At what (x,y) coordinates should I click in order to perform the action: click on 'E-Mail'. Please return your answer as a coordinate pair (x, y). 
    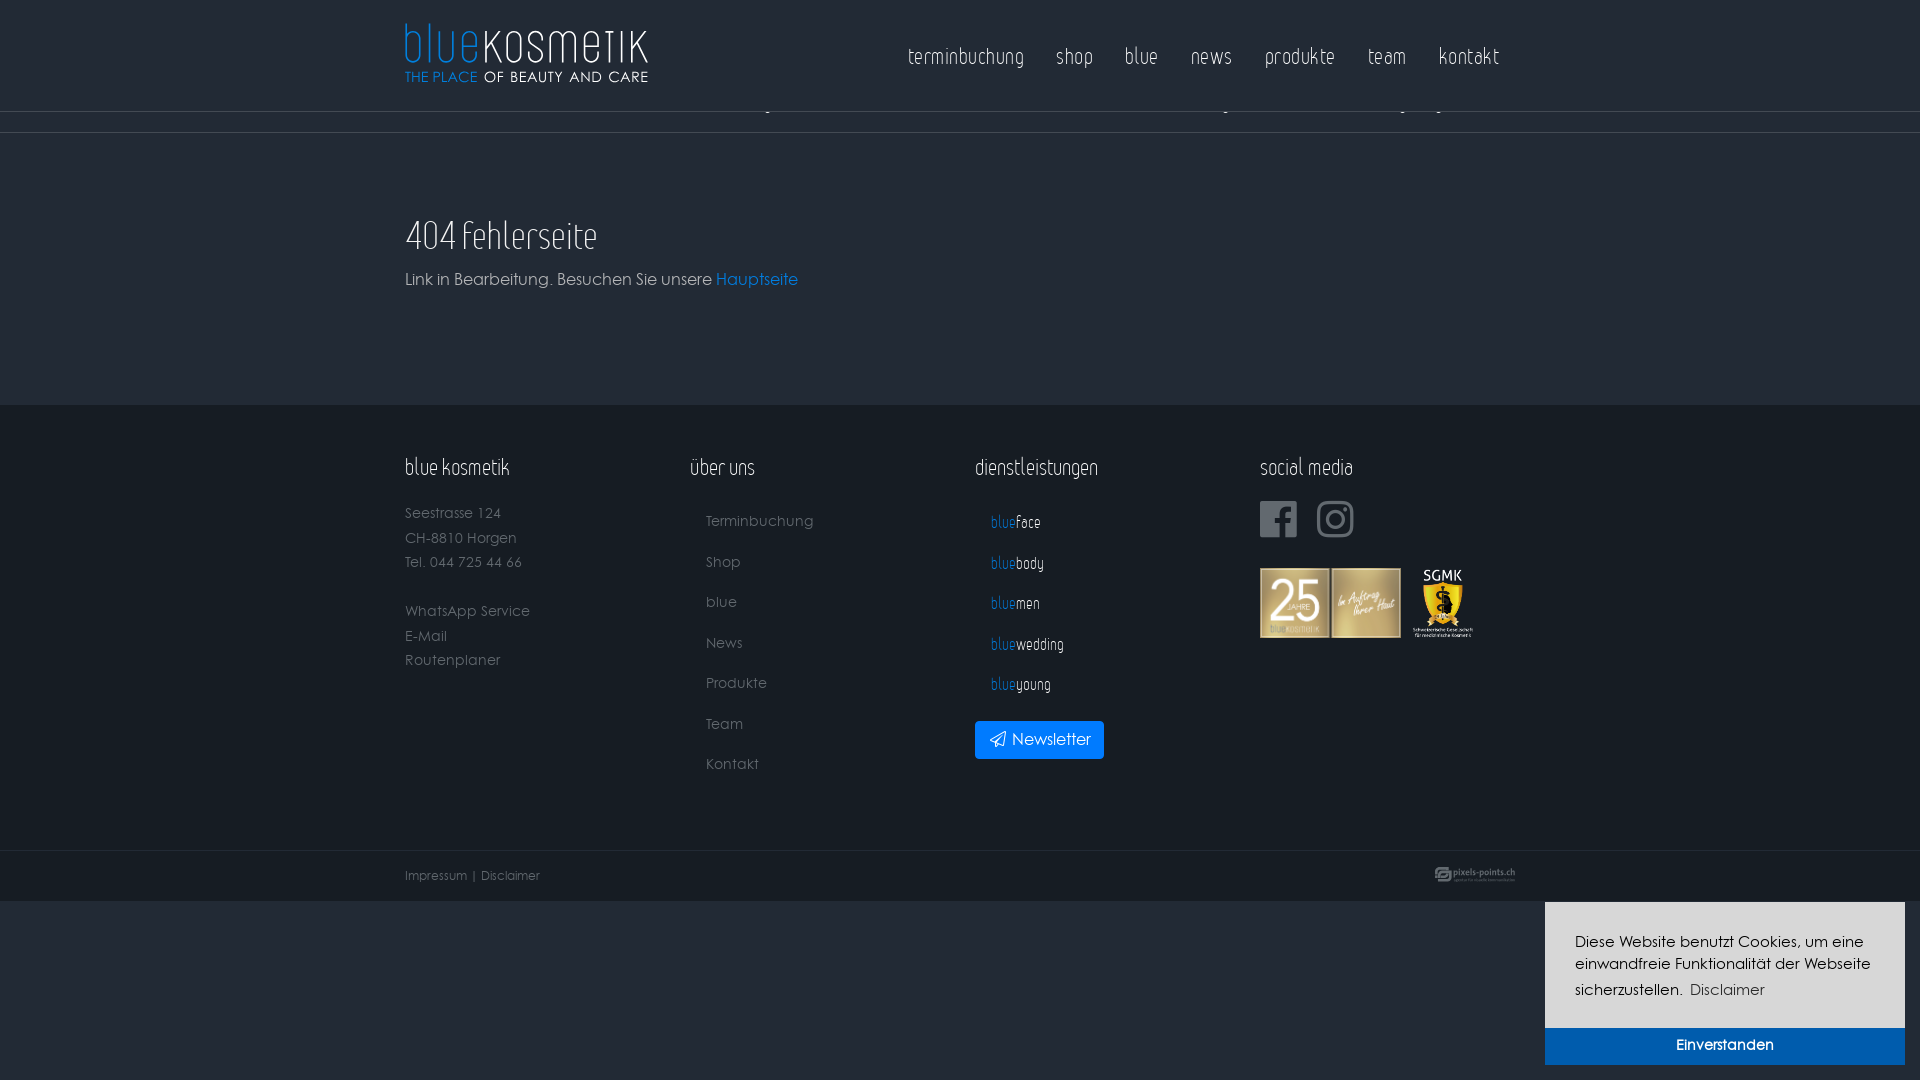
    Looking at the image, I should click on (425, 636).